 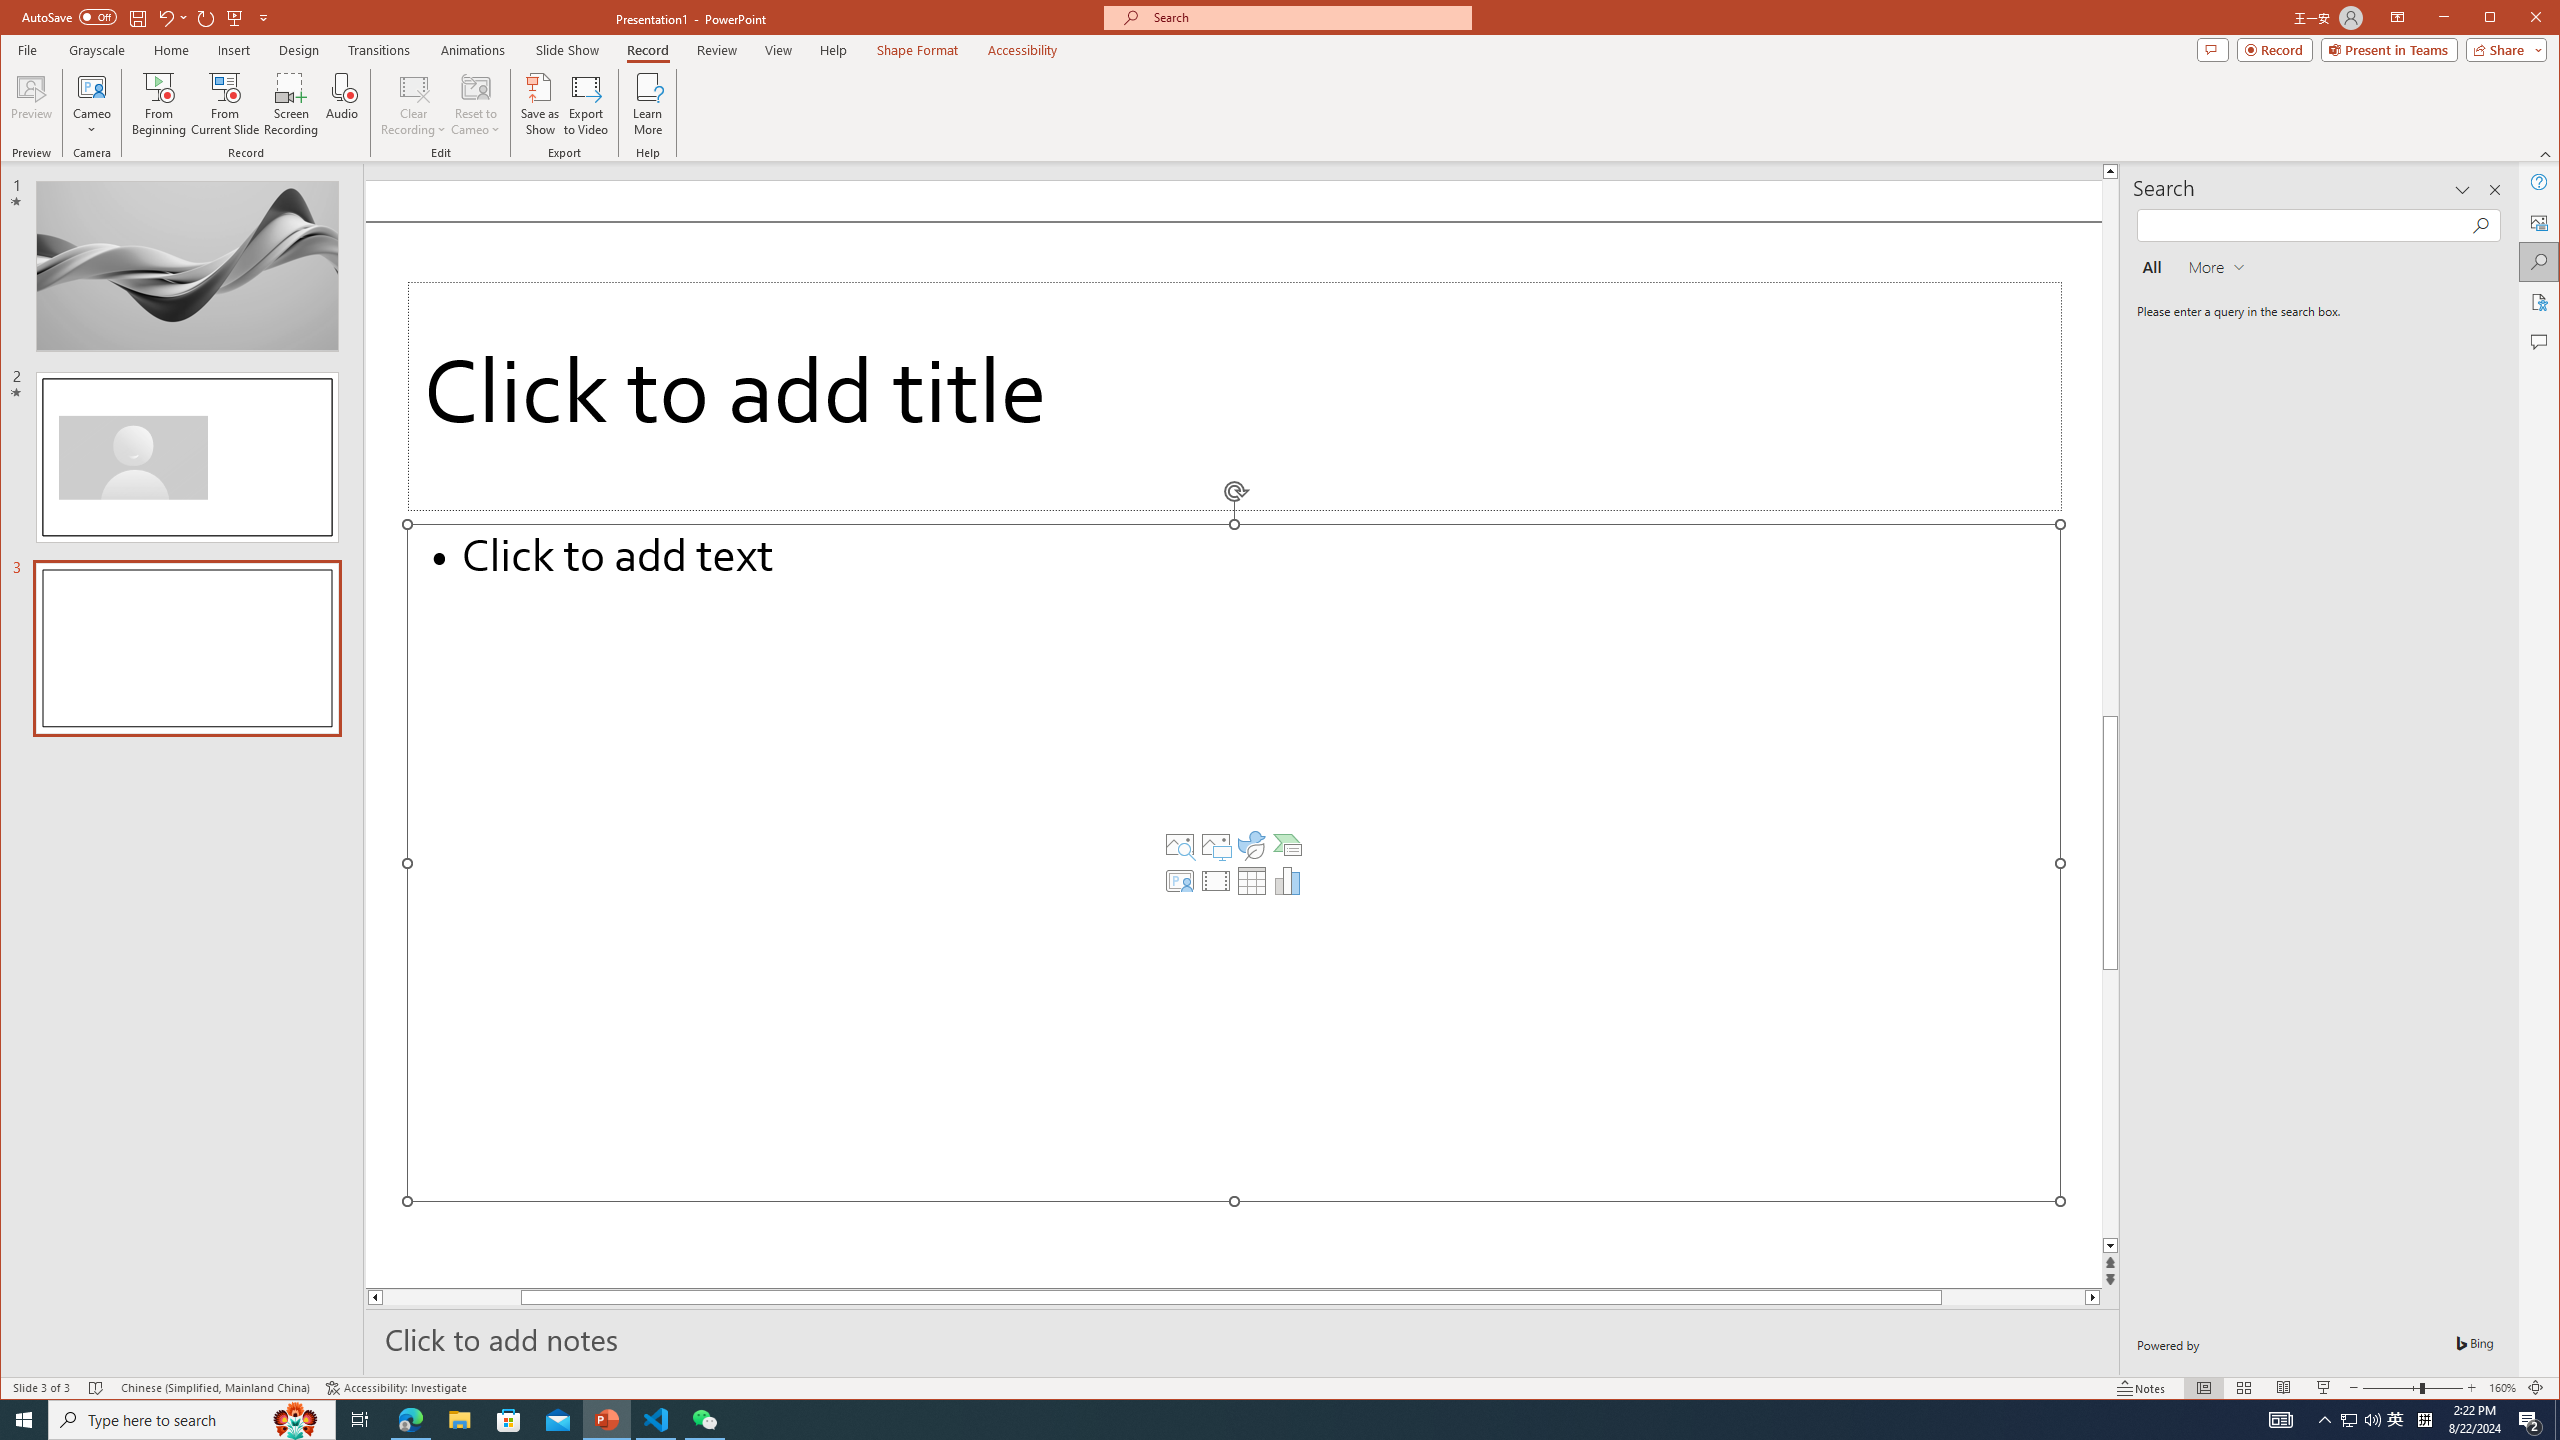 What do you see at coordinates (1287, 880) in the screenshot?
I see `'Insert Chart'` at bounding box center [1287, 880].